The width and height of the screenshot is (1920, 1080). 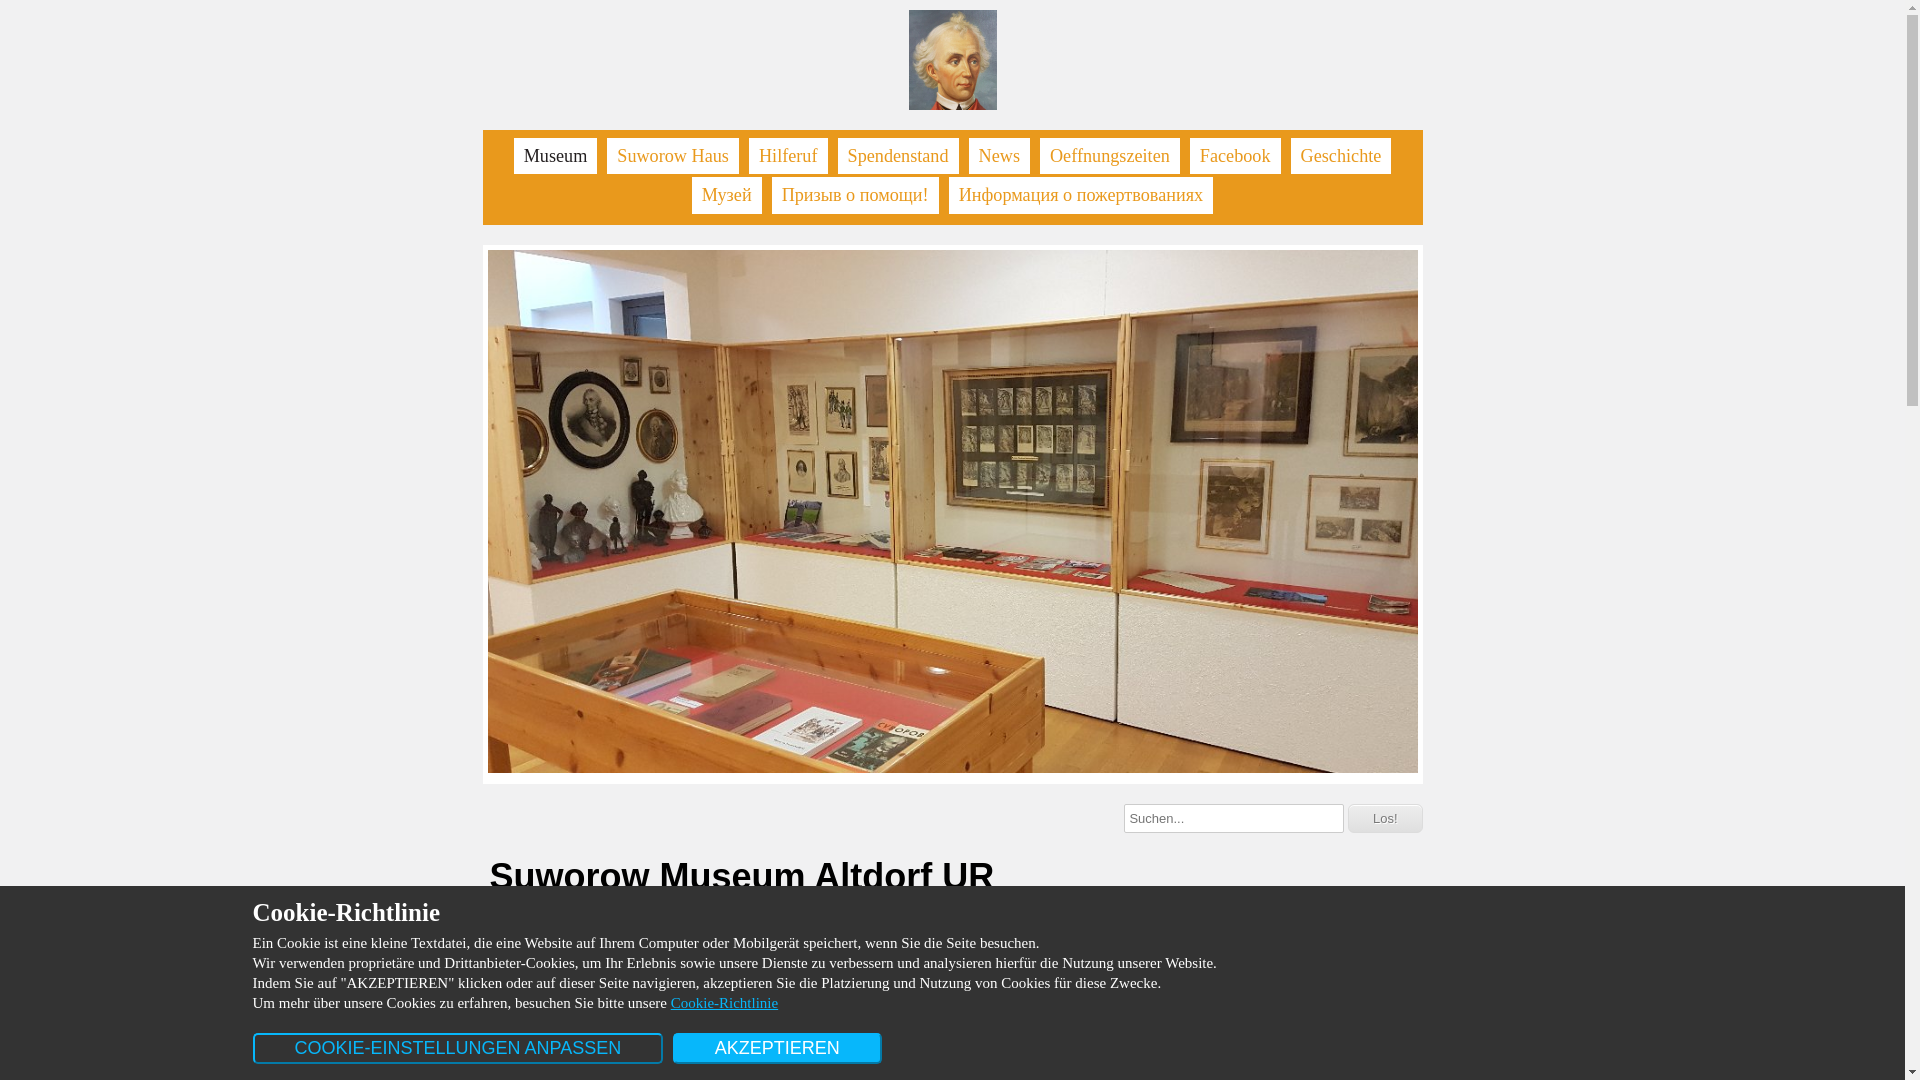 What do you see at coordinates (456, 1047) in the screenshot?
I see `'COOKIE-EINSTELLUNGEN ANPASSEN'` at bounding box center [456, 1047].